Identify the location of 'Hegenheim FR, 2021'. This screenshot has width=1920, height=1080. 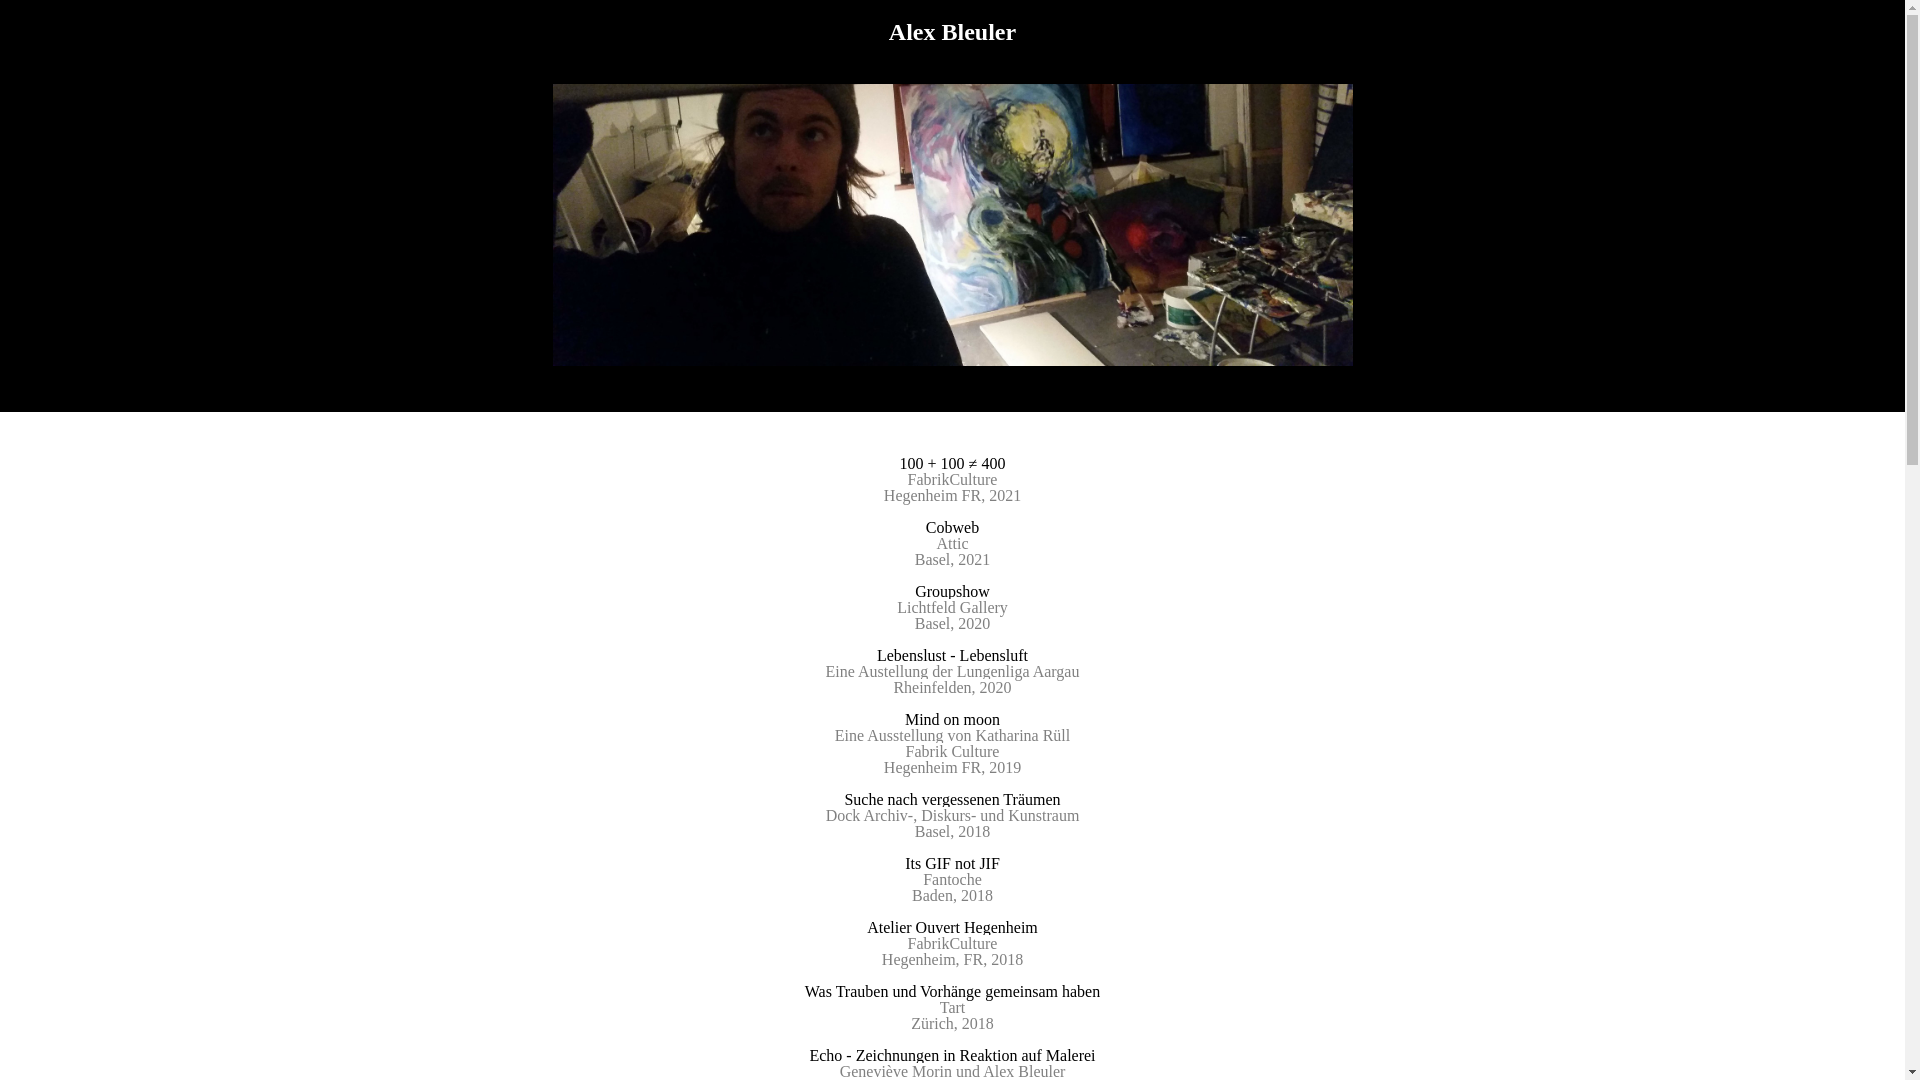
(951, 495).